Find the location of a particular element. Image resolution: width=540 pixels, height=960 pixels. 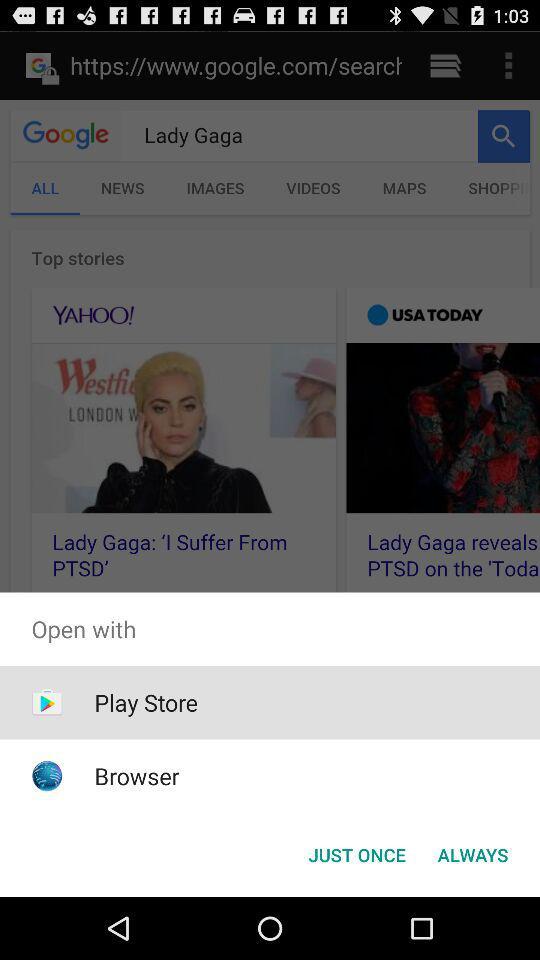

browser item is located at coordinates (136, 775).